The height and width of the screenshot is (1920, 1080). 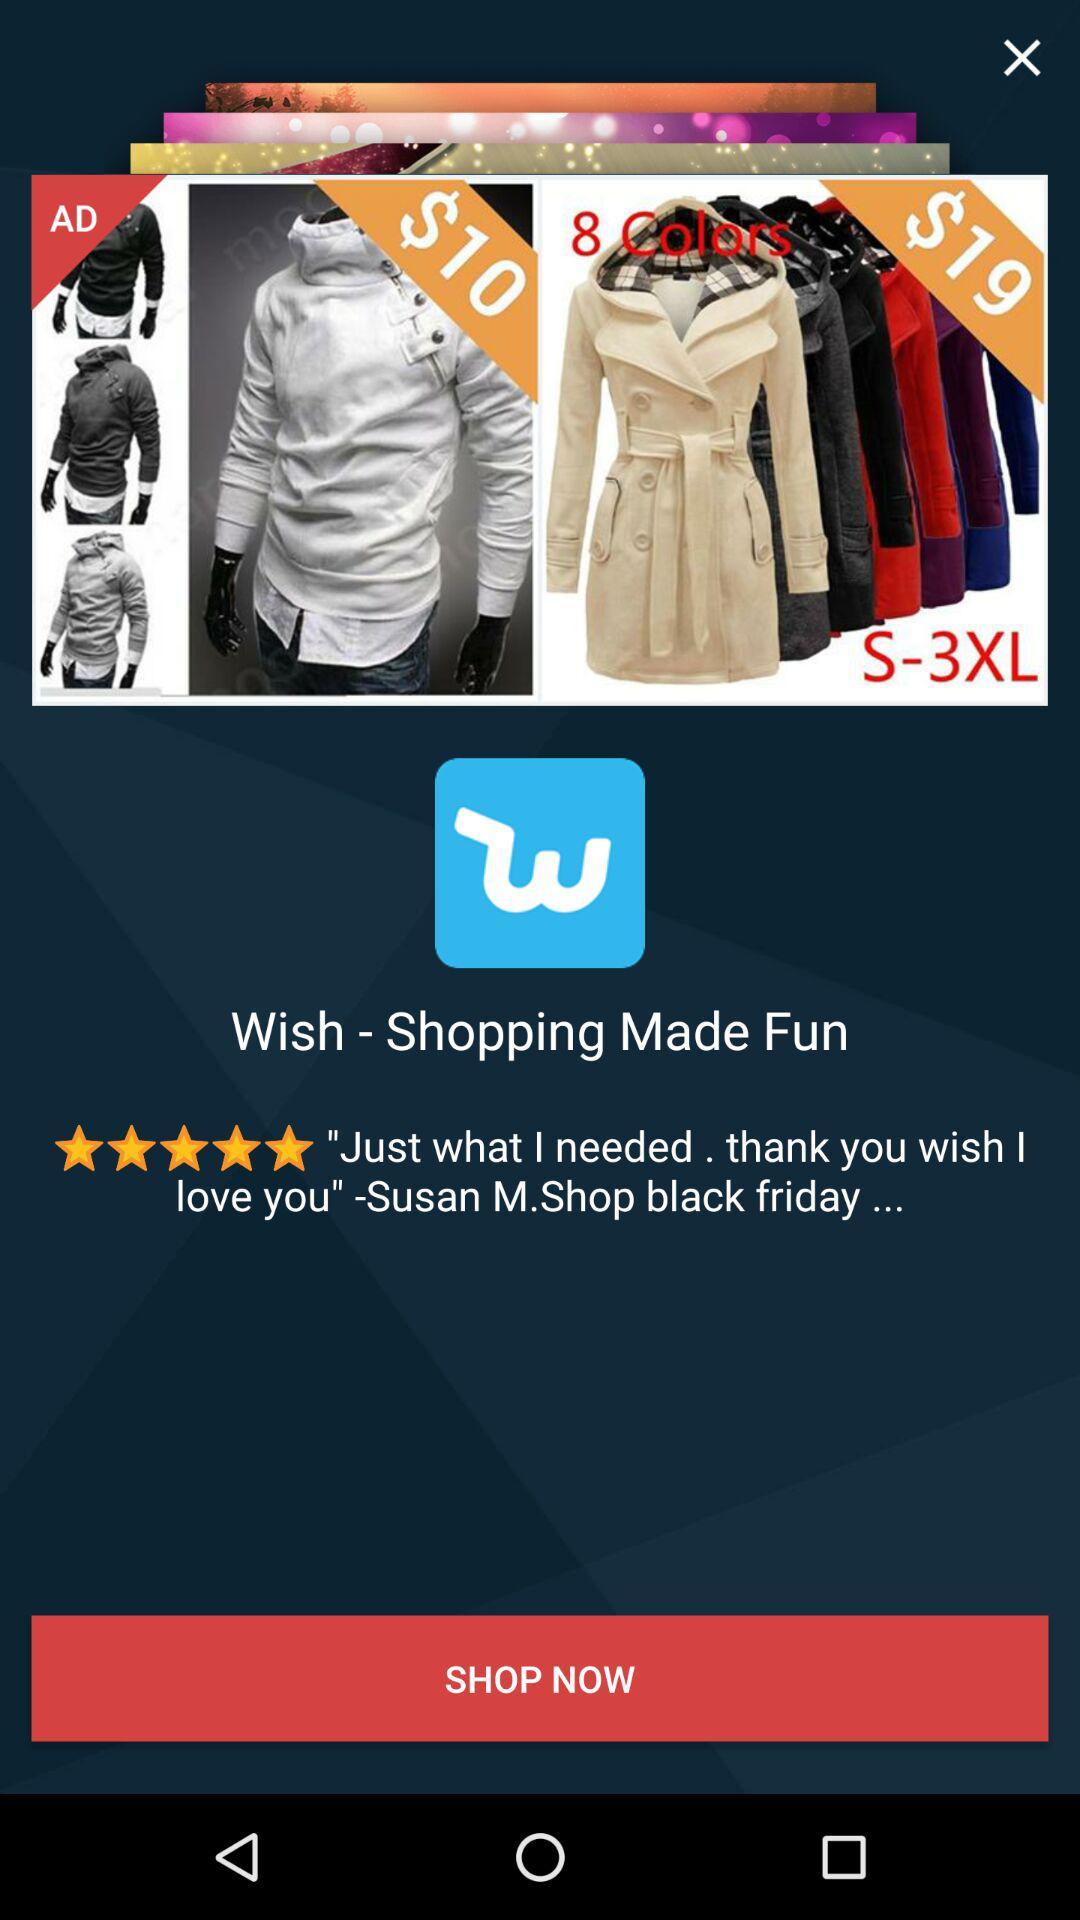 What do you see at coordinates (1022, 57) in the screenshot?
I see `the close icon` at bounding box center [1022, 57].